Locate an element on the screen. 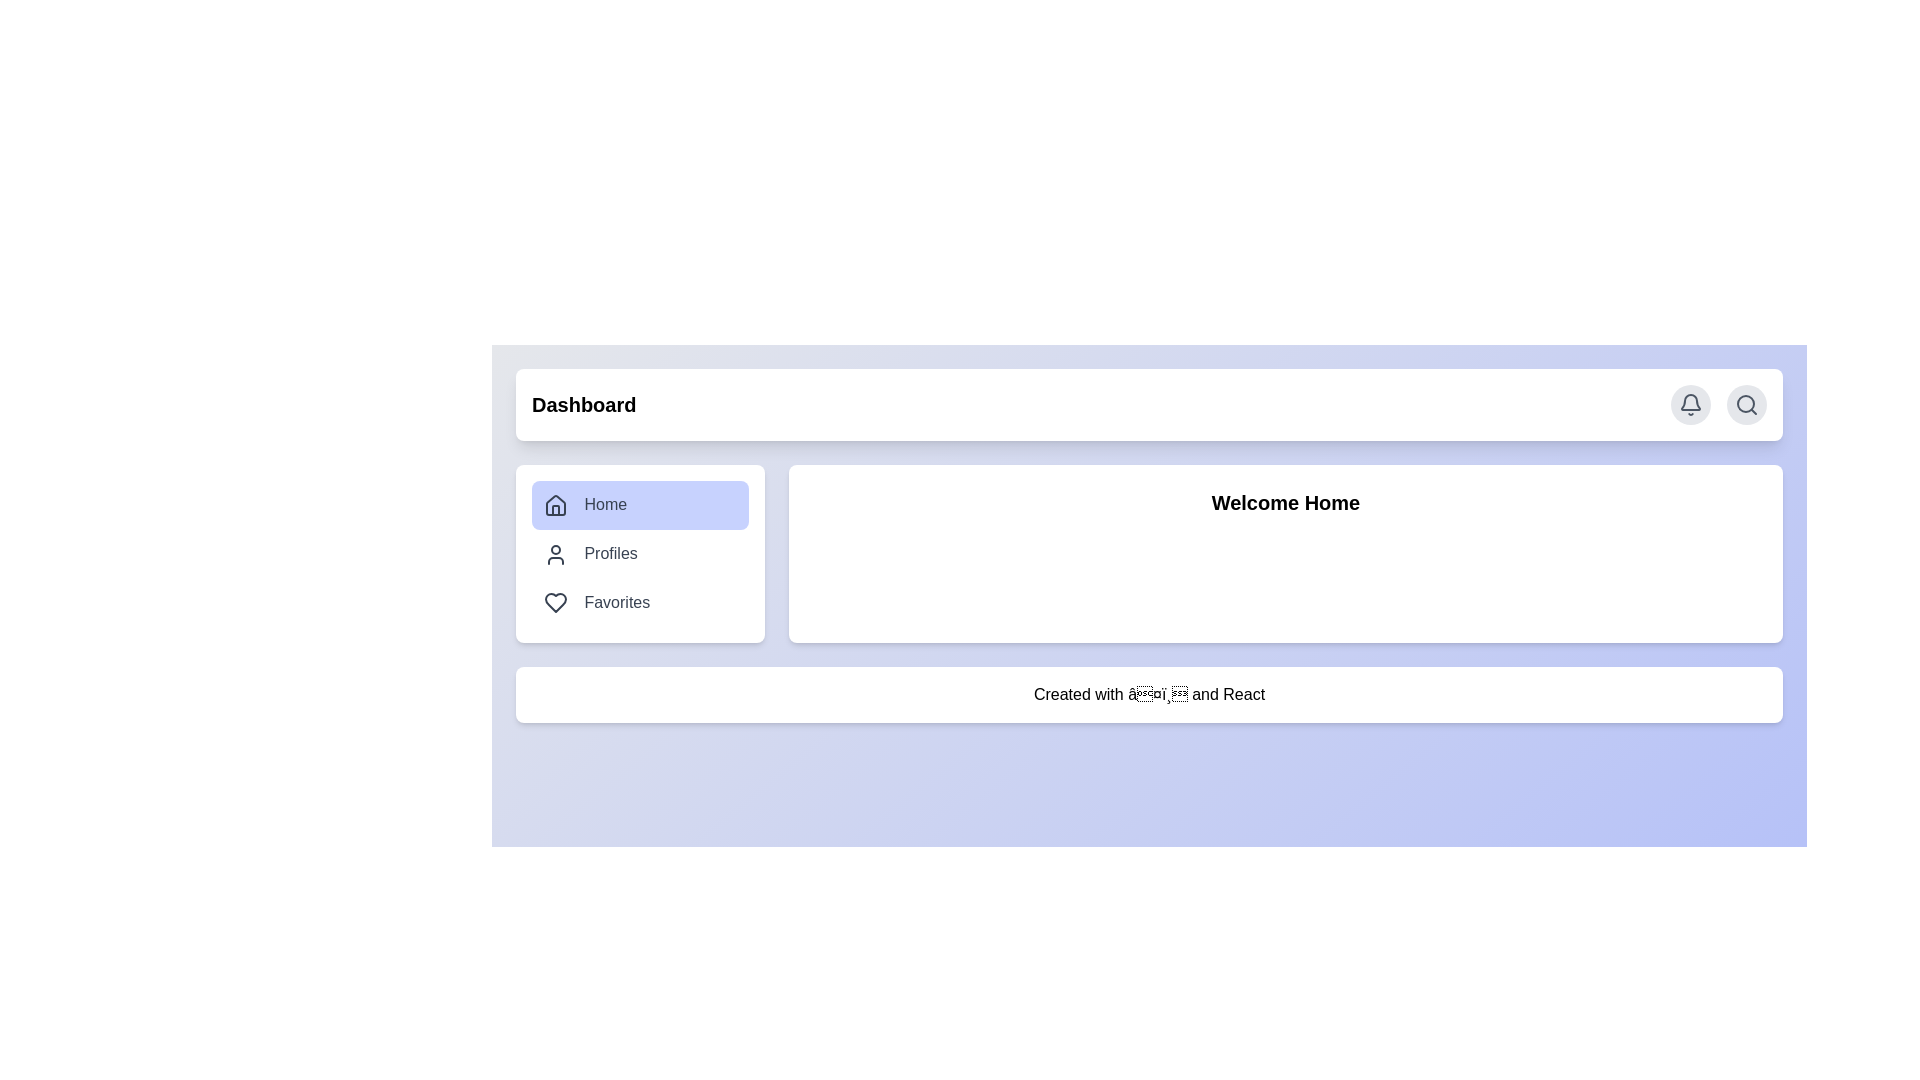 The image size is (1920, 1080). the 'Home' icon located in the vertical navigation panel on the left side of the page, which serves as a visual indicator to navigate to the main dashboard is located at coordinates (556, 504).